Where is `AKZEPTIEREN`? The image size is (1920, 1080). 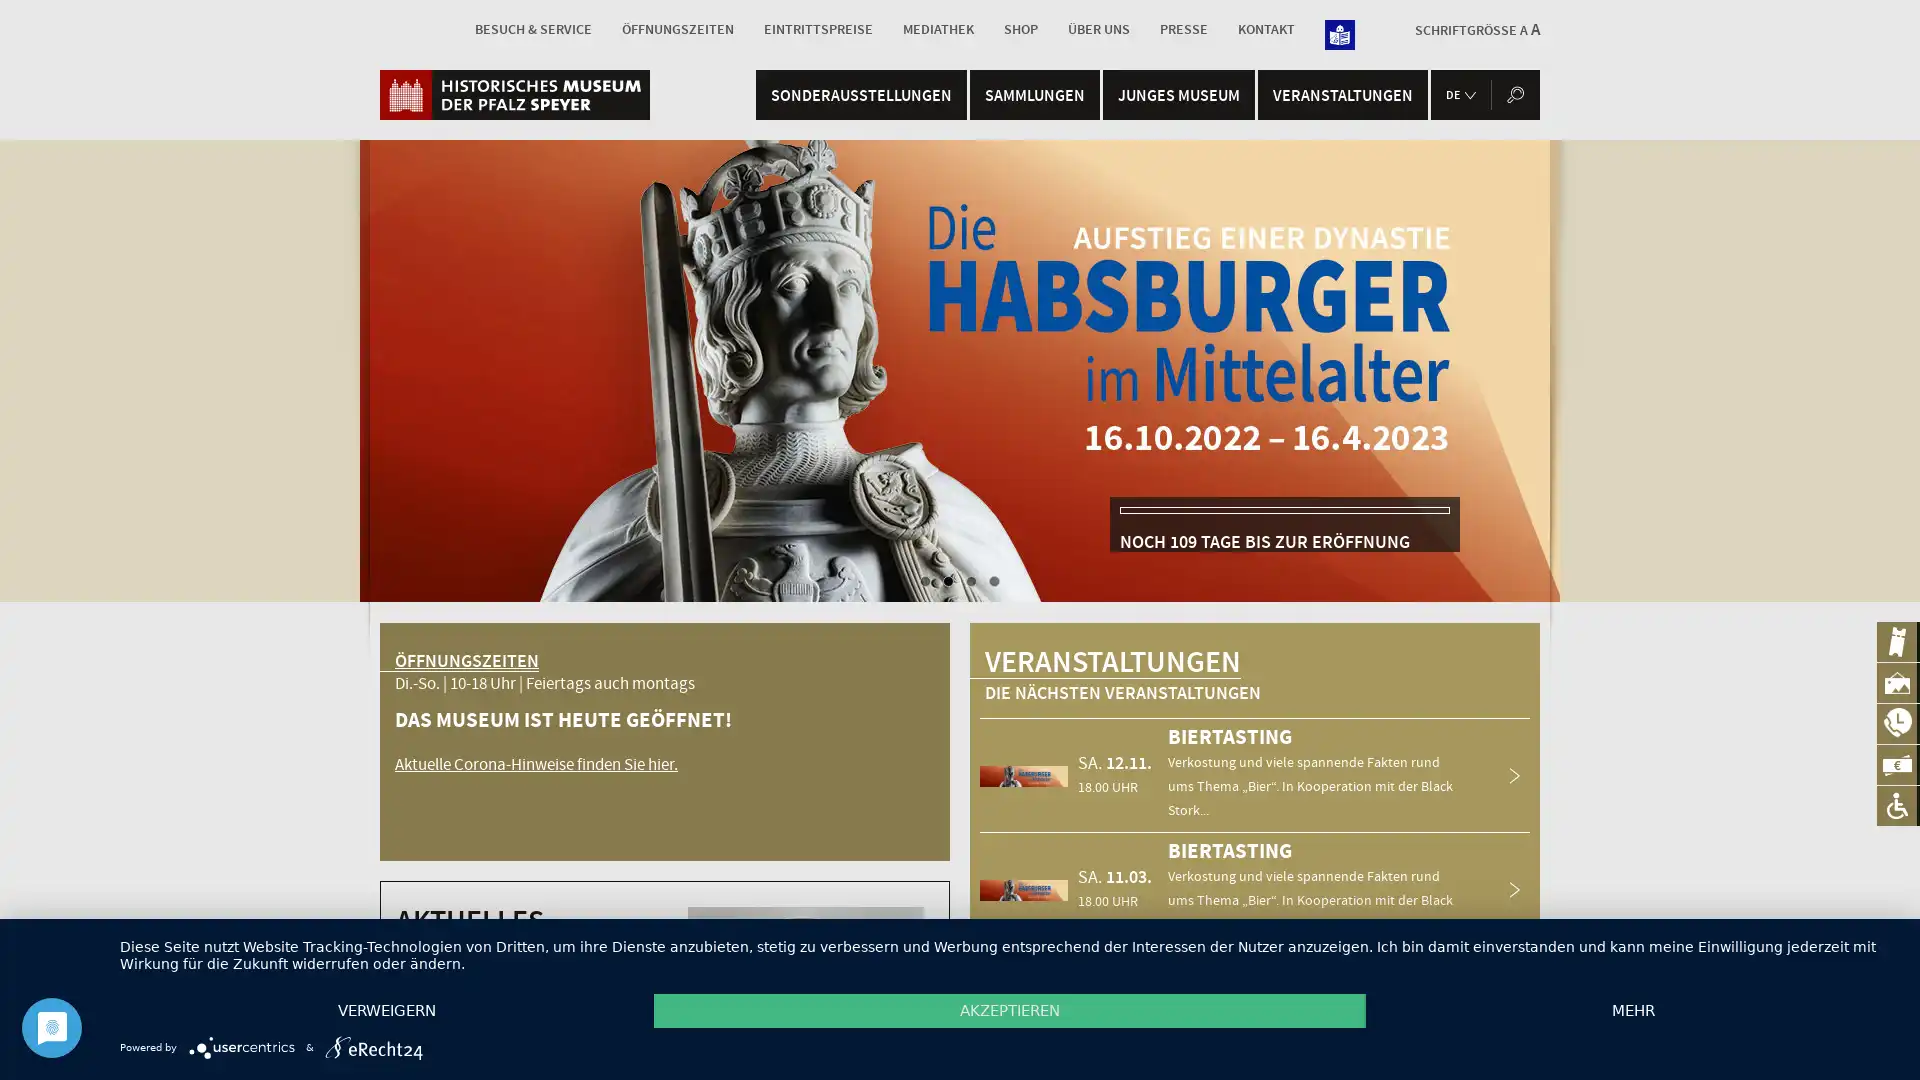
AKZEPTIEREN is located at coordinates (1009, 1010).